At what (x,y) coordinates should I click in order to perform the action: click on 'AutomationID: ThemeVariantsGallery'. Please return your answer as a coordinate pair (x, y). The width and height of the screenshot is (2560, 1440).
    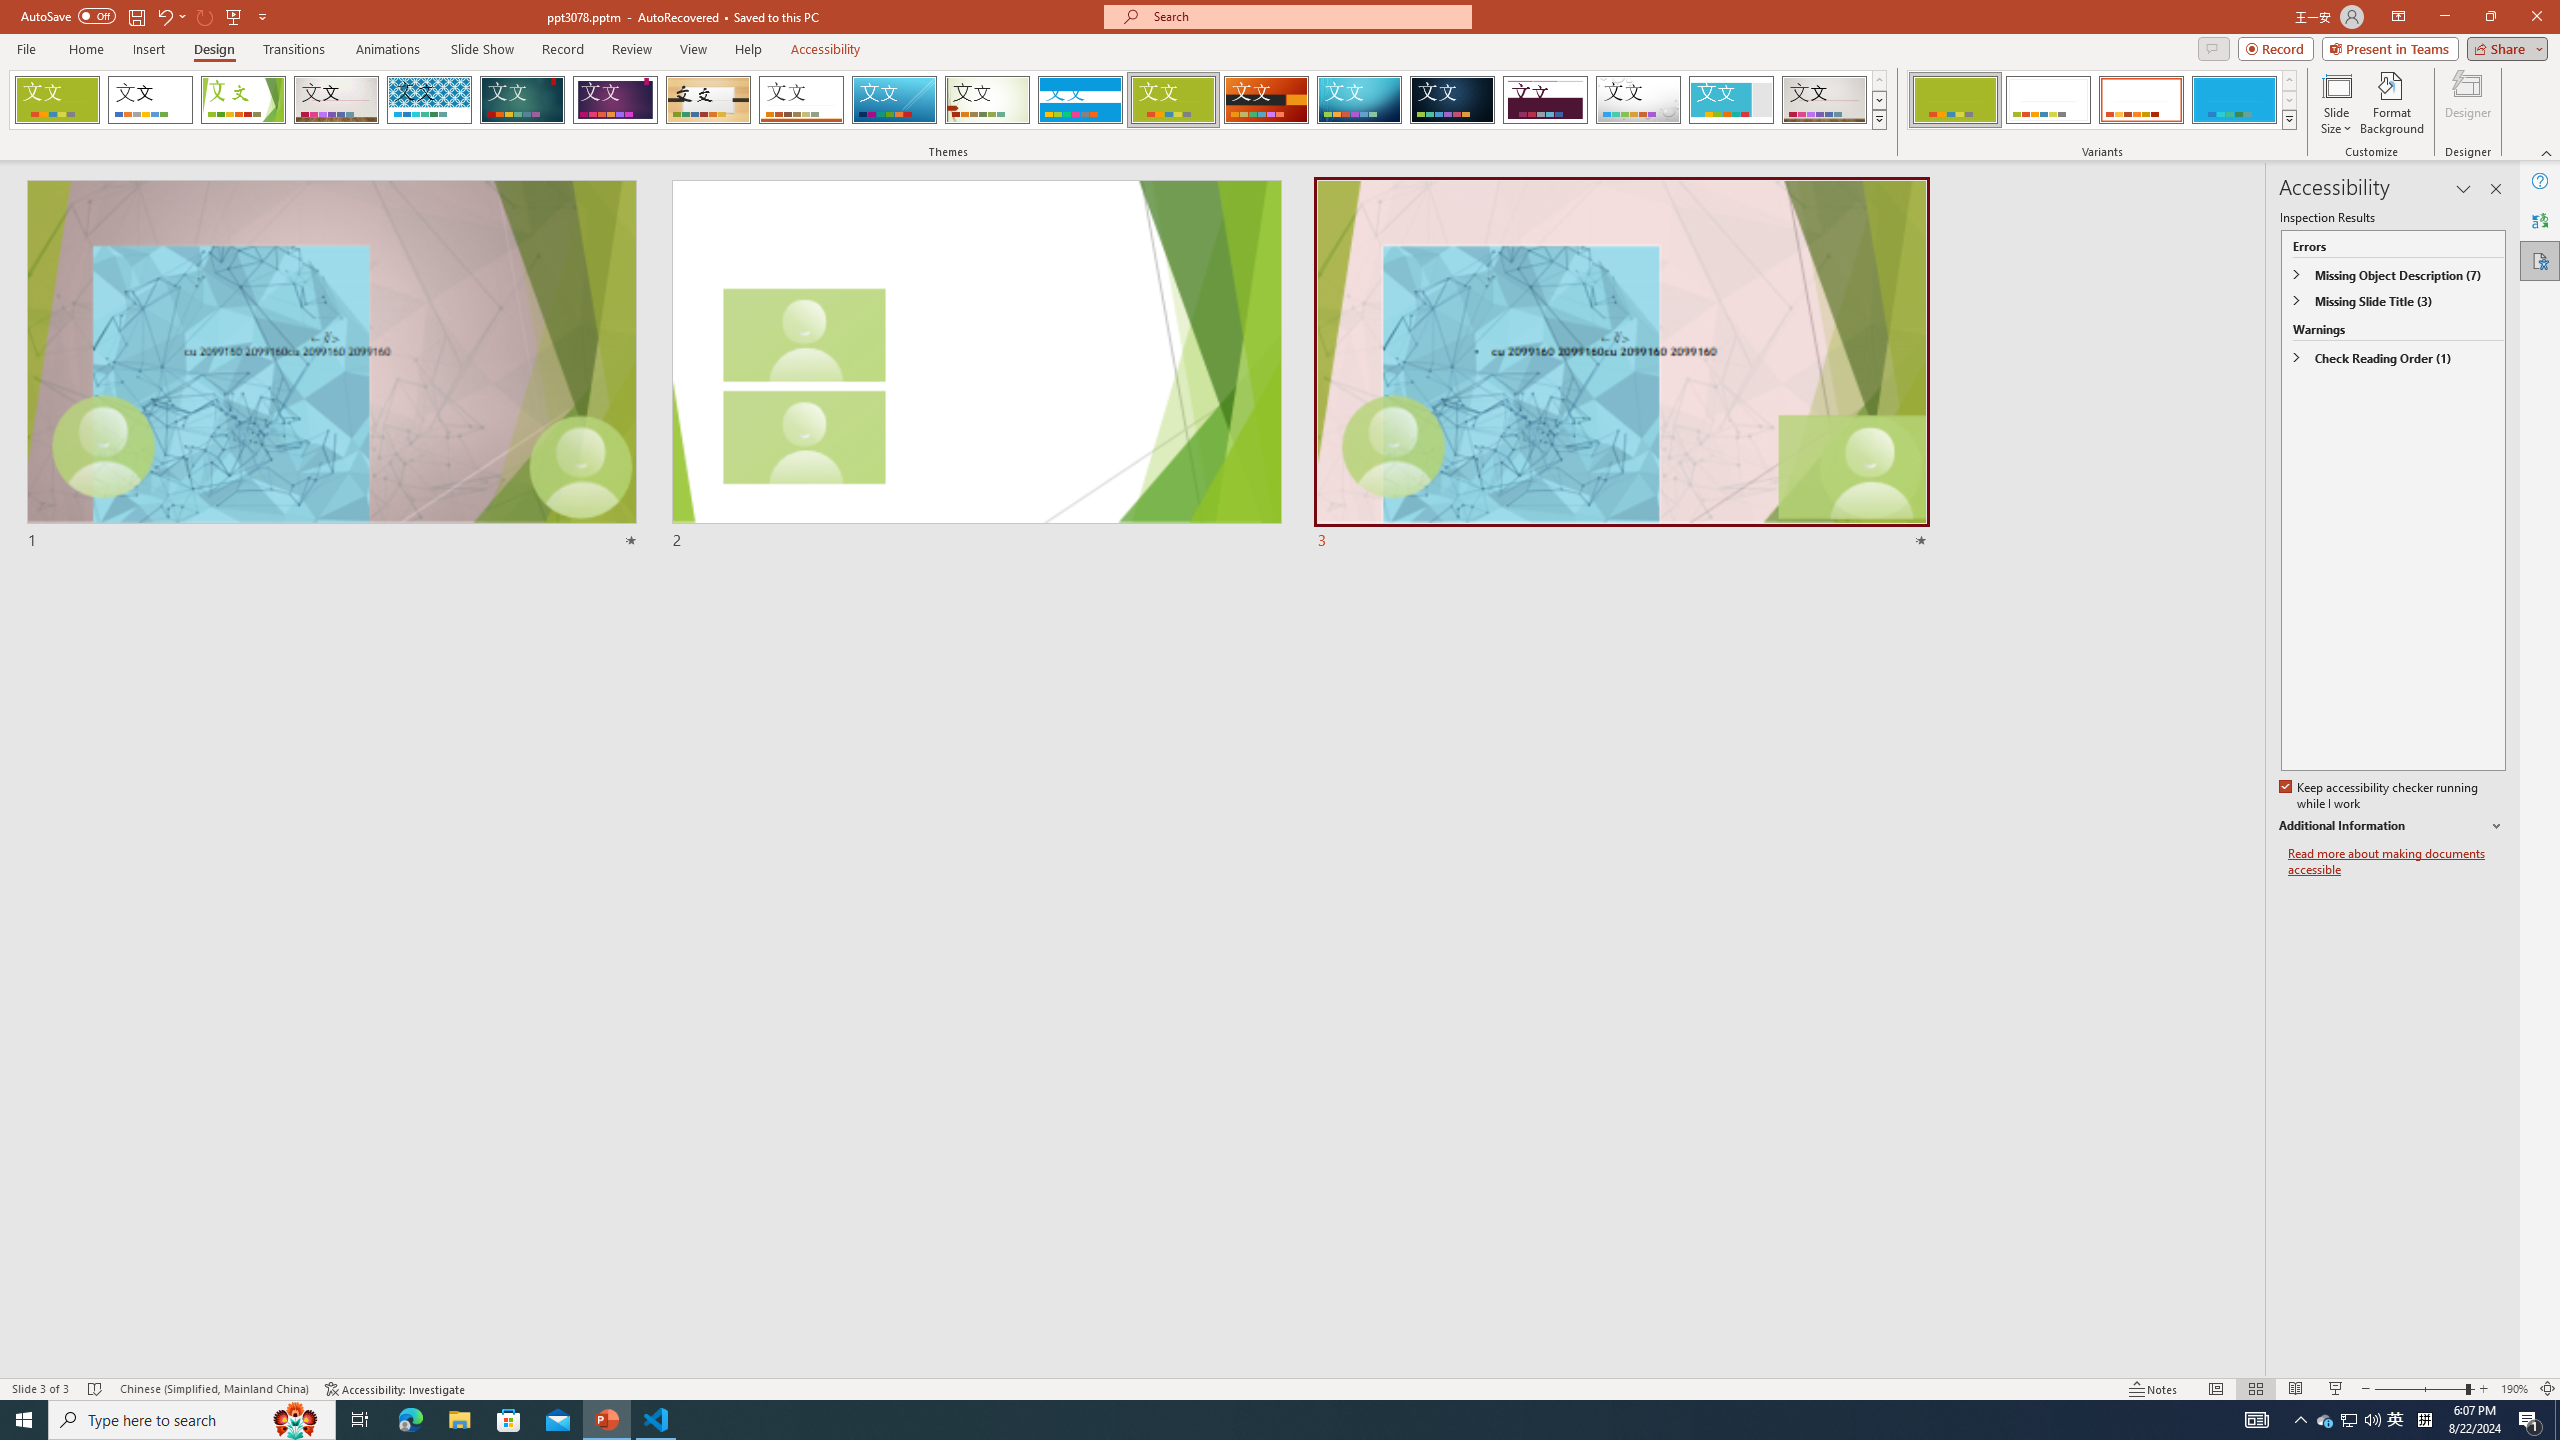
    Looking at the image, I should click on (2103, 99).